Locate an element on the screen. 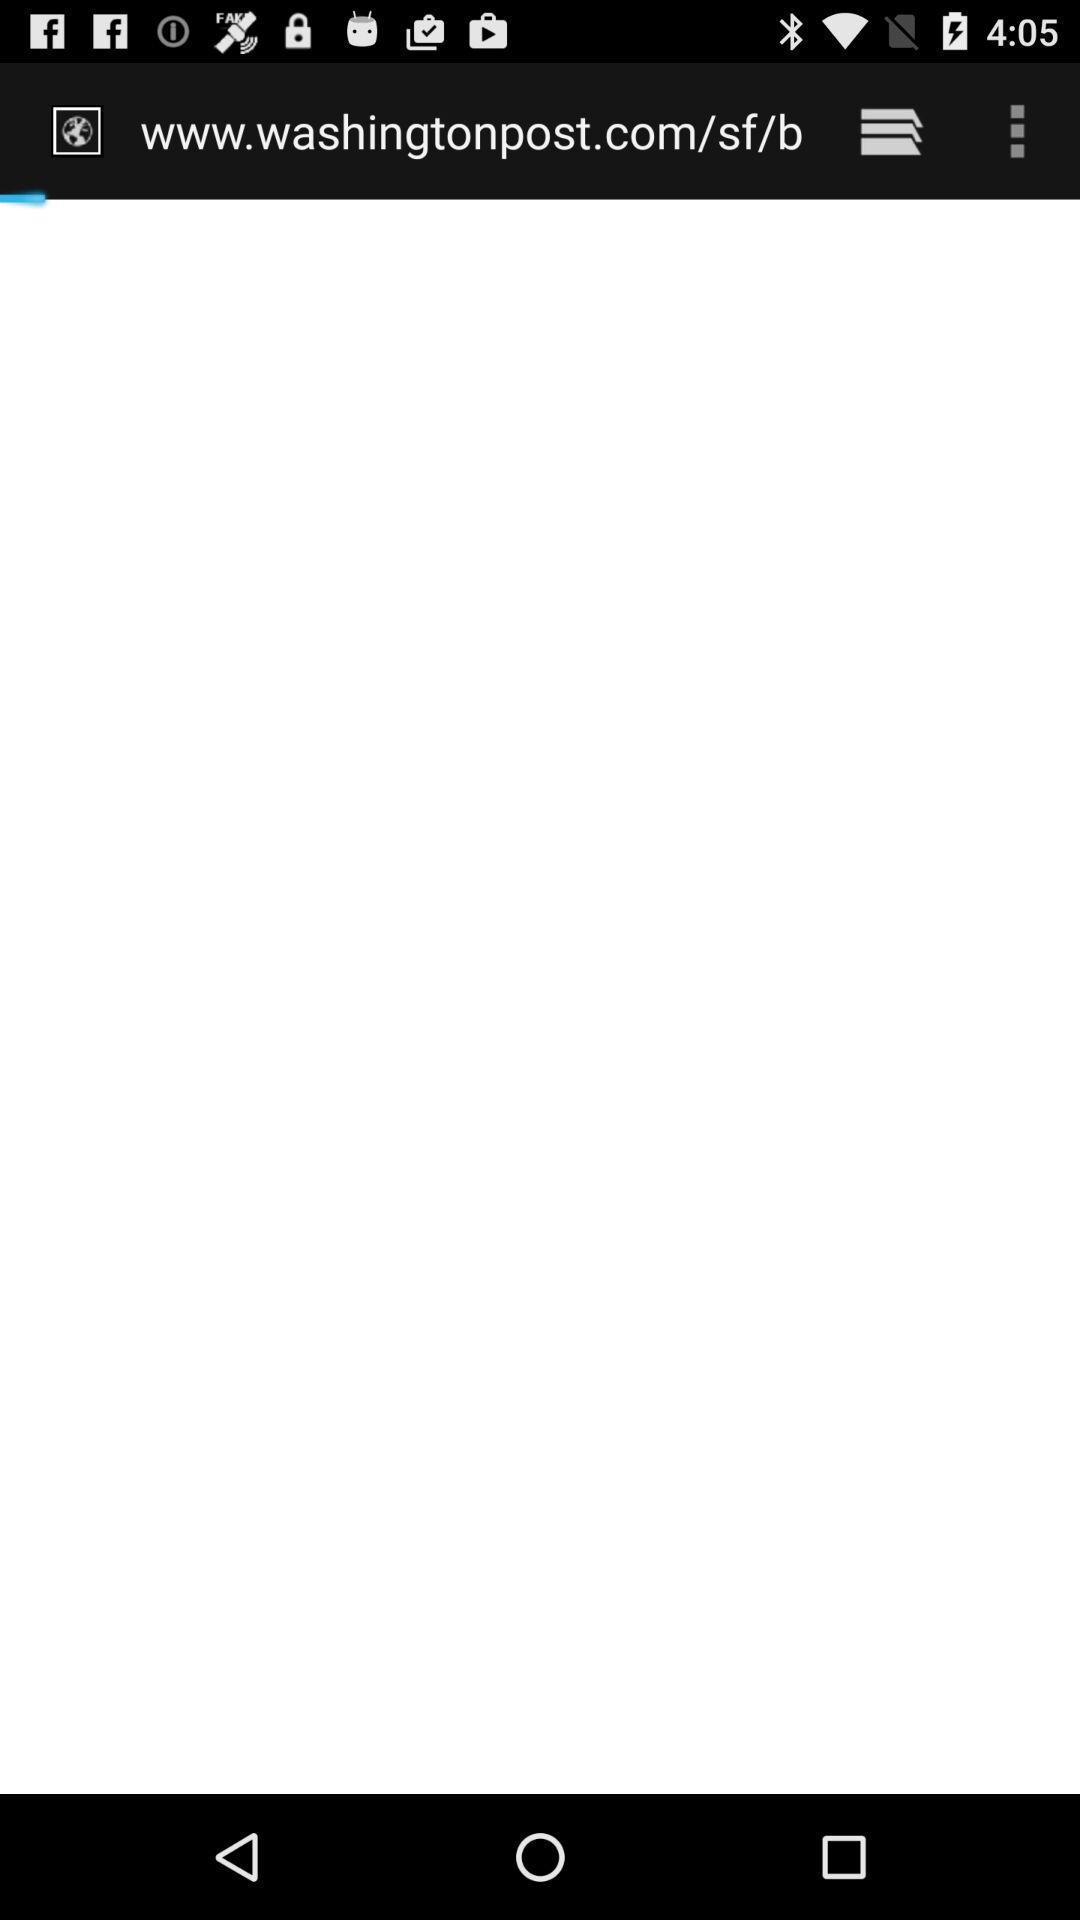 The height and width of the screenshot is (1920, 1080). www washingtonpost com icon is located at coordinates (472, 130).